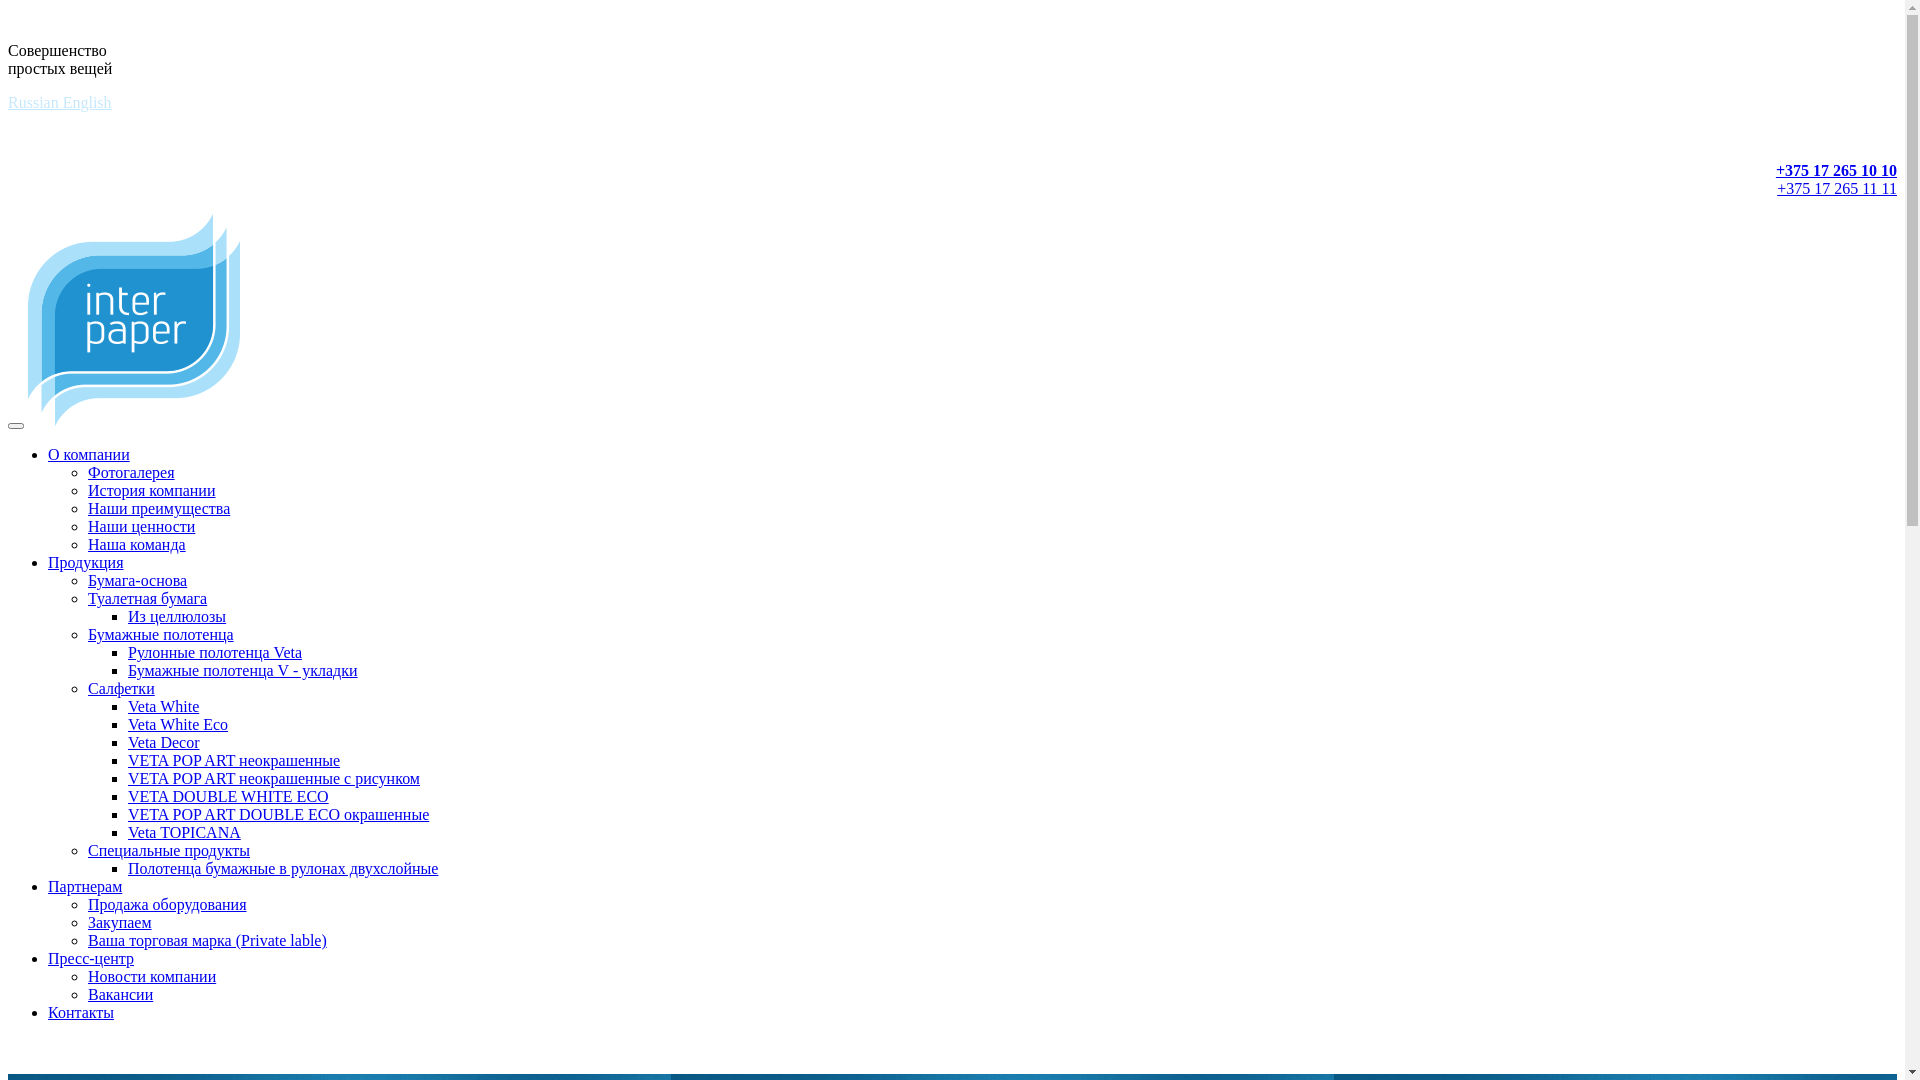 Image resolution: width=1920 pixels, height=1080 pixels. What do you see at coordinates (228, 795) in the screenshot?
I see `'VETA DOUBLE WHITE ECO'` at bounding box center [228, 795].